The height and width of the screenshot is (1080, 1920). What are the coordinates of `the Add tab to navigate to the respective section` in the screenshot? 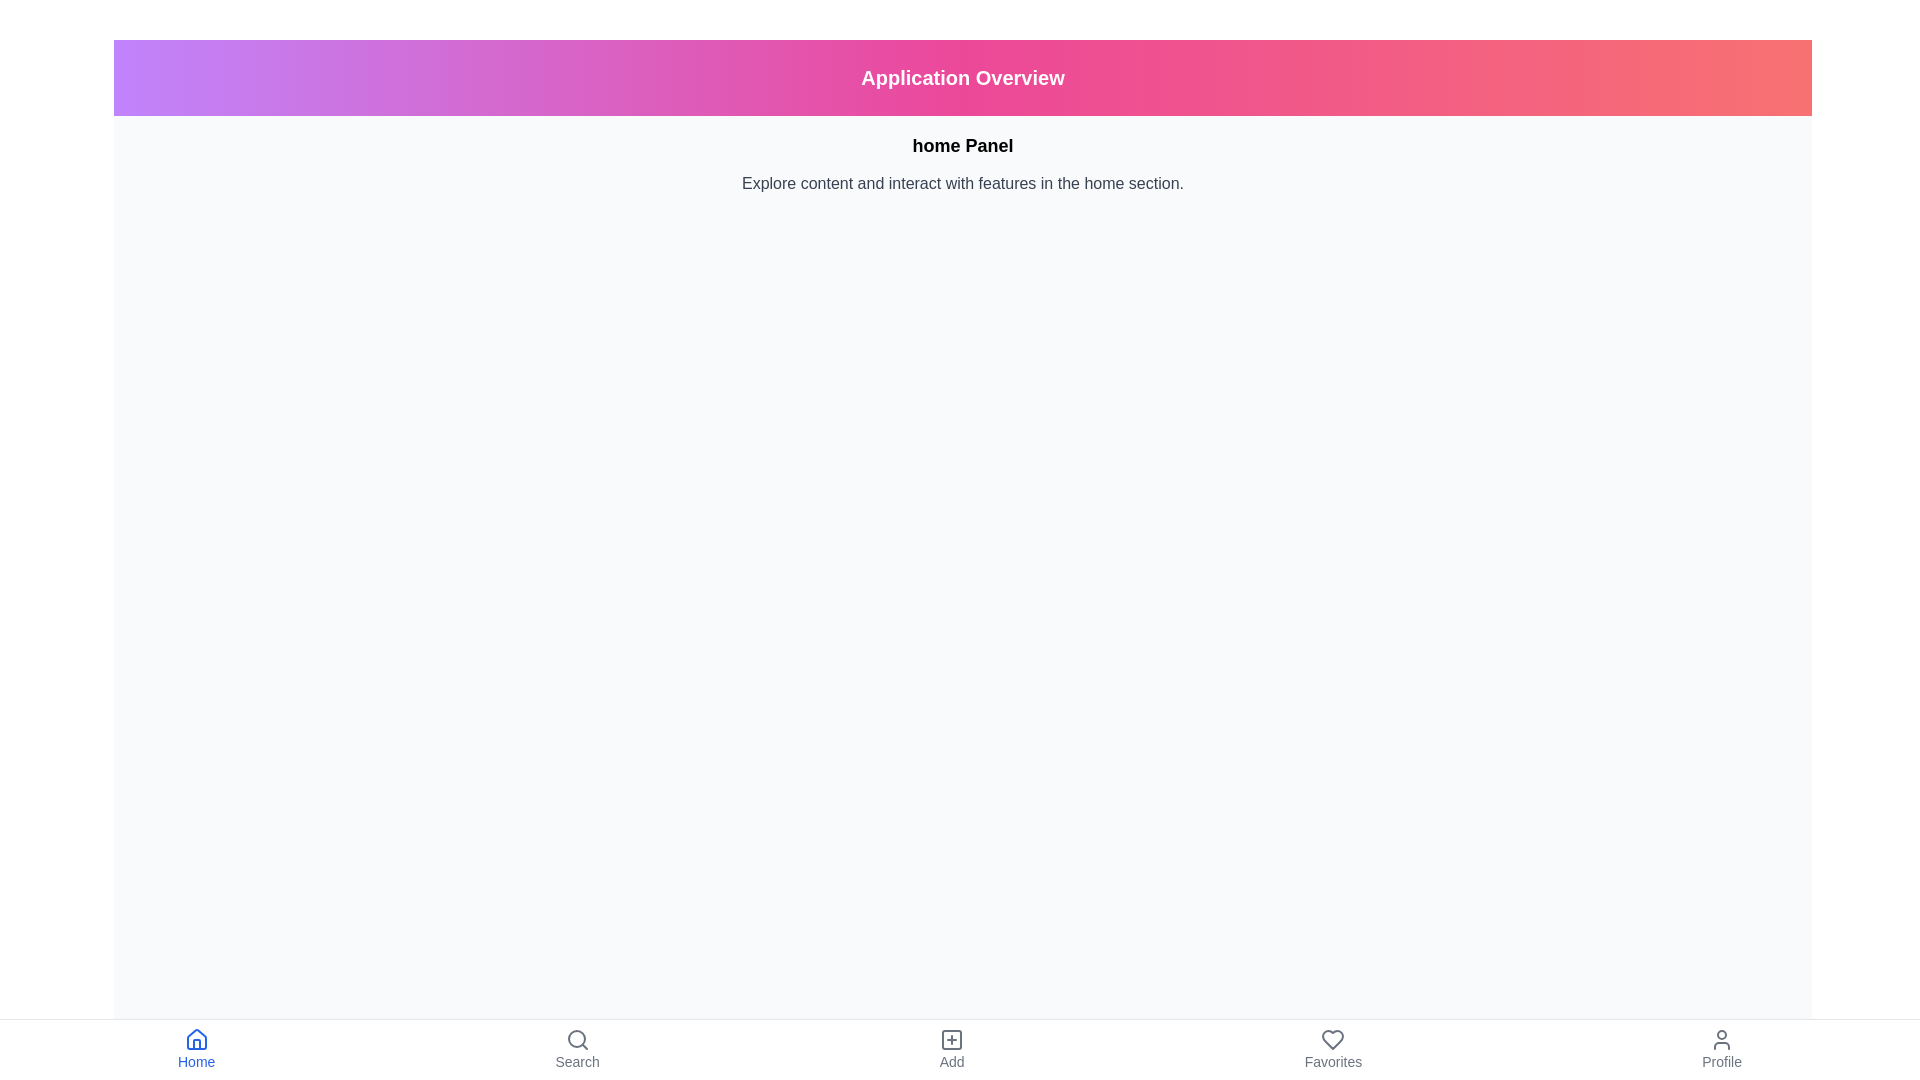 It's located at (950, 1048).